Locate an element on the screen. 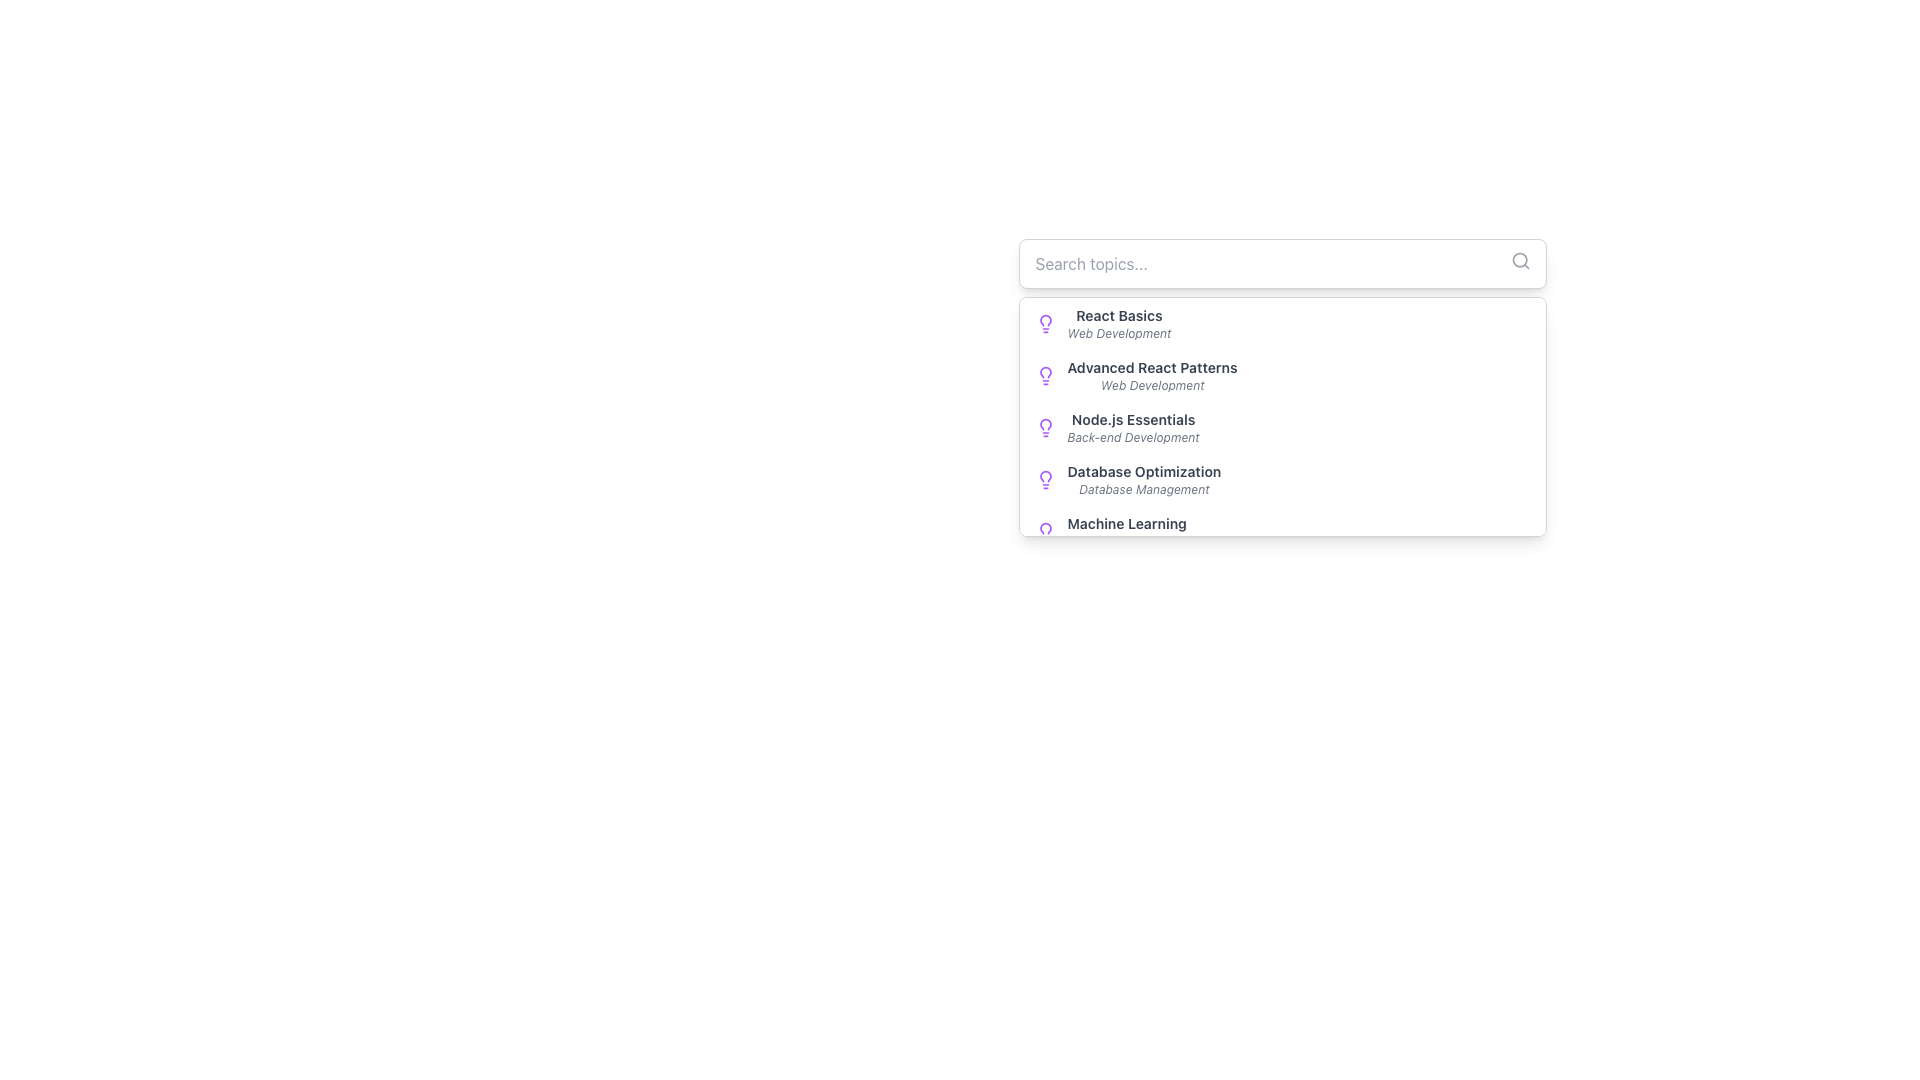 This screenshot has width=1920, height=1080. the fourth list item in the dropdown related to 'Database Optimization' under 'Search topics...' is located at coordinates (1282, 479).